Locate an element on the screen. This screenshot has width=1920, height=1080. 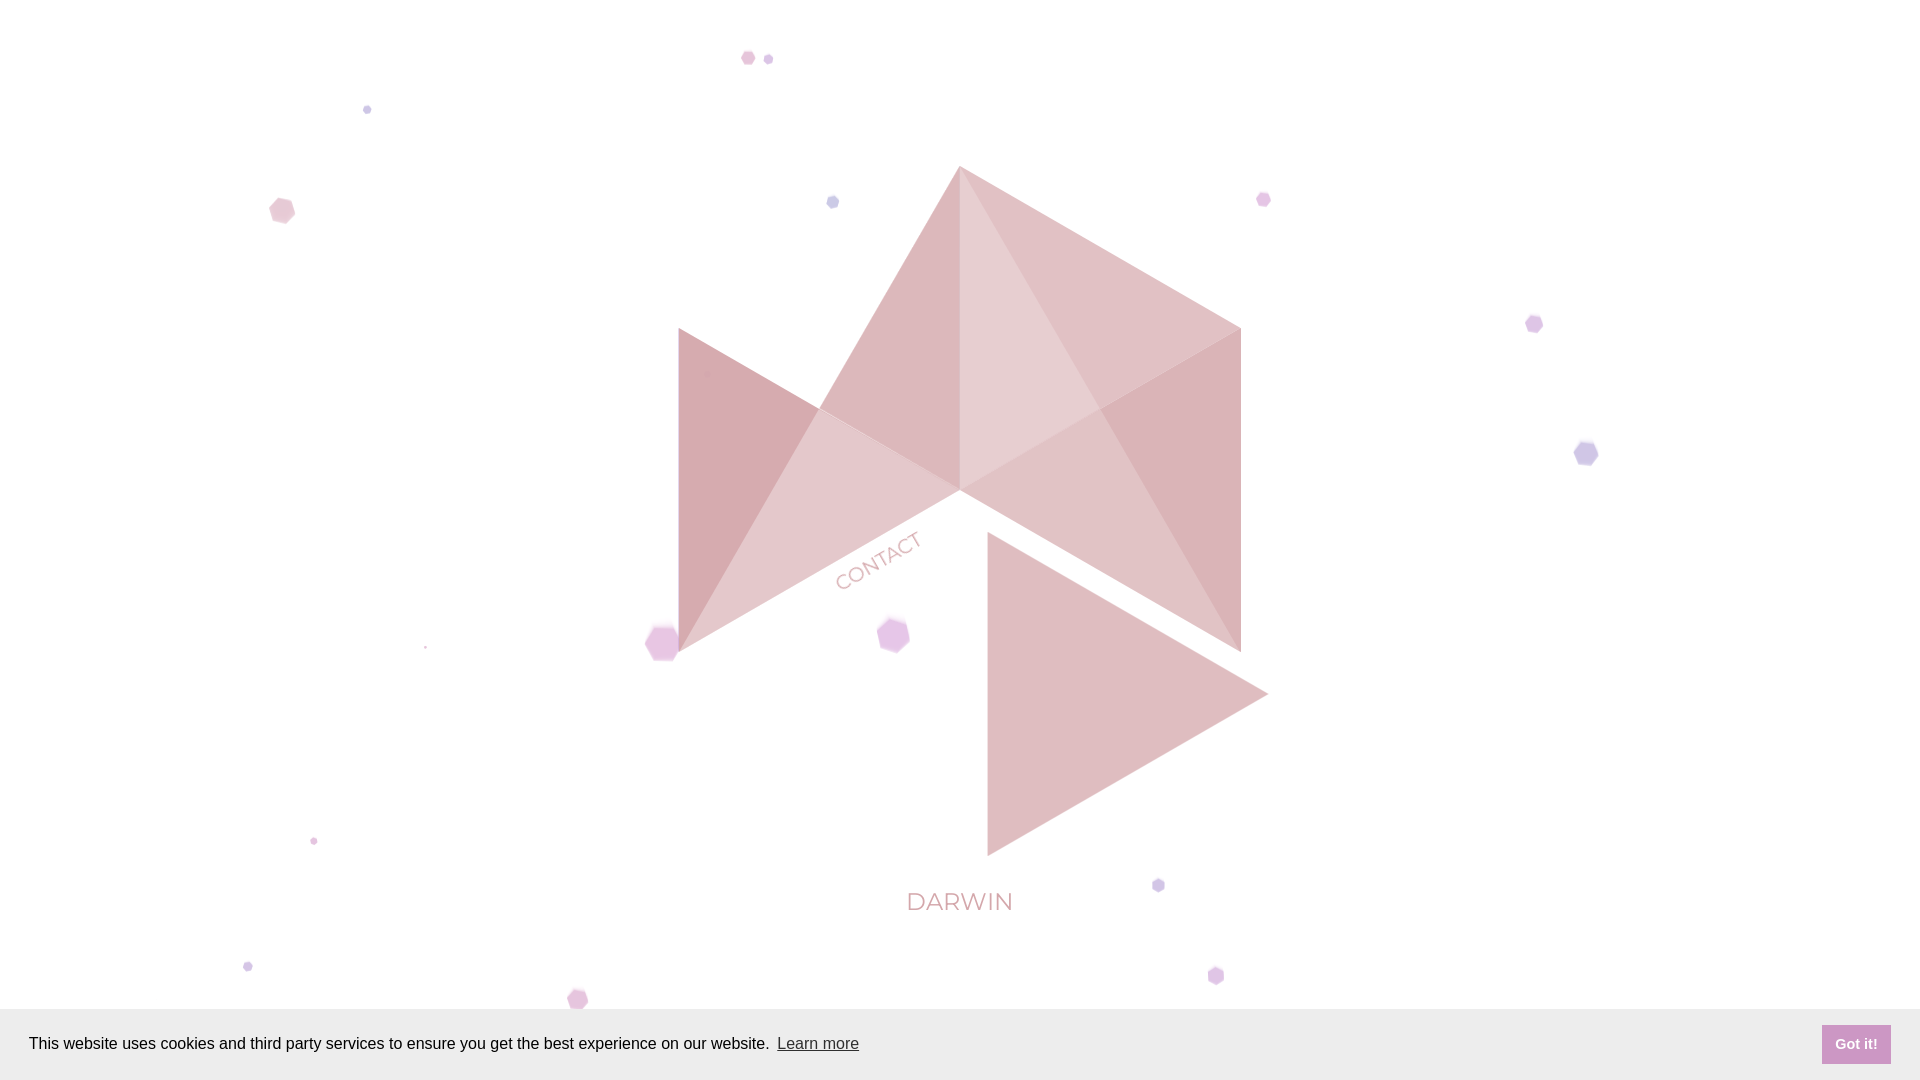
'Learn more' is located at coordinates (772, 1043).